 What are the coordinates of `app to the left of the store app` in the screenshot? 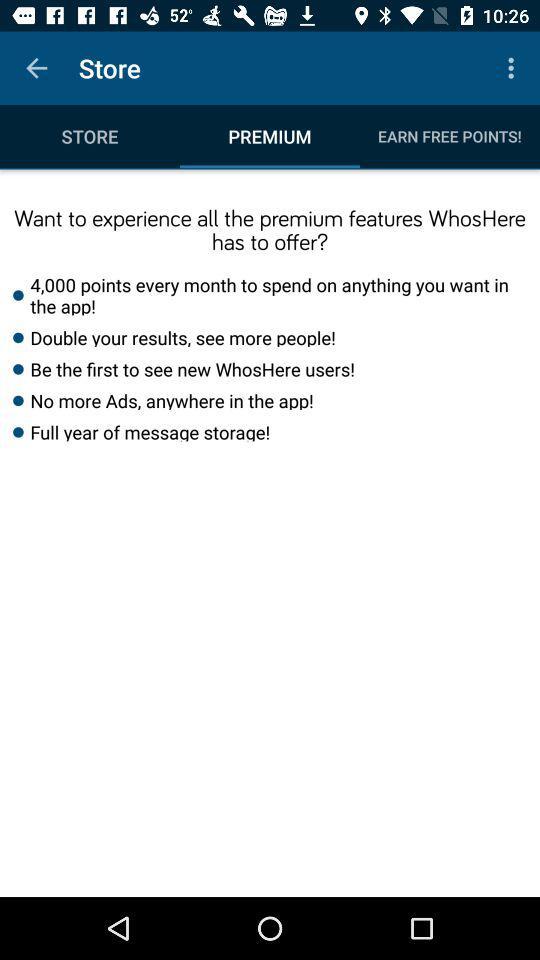 It's located at (36, 68).